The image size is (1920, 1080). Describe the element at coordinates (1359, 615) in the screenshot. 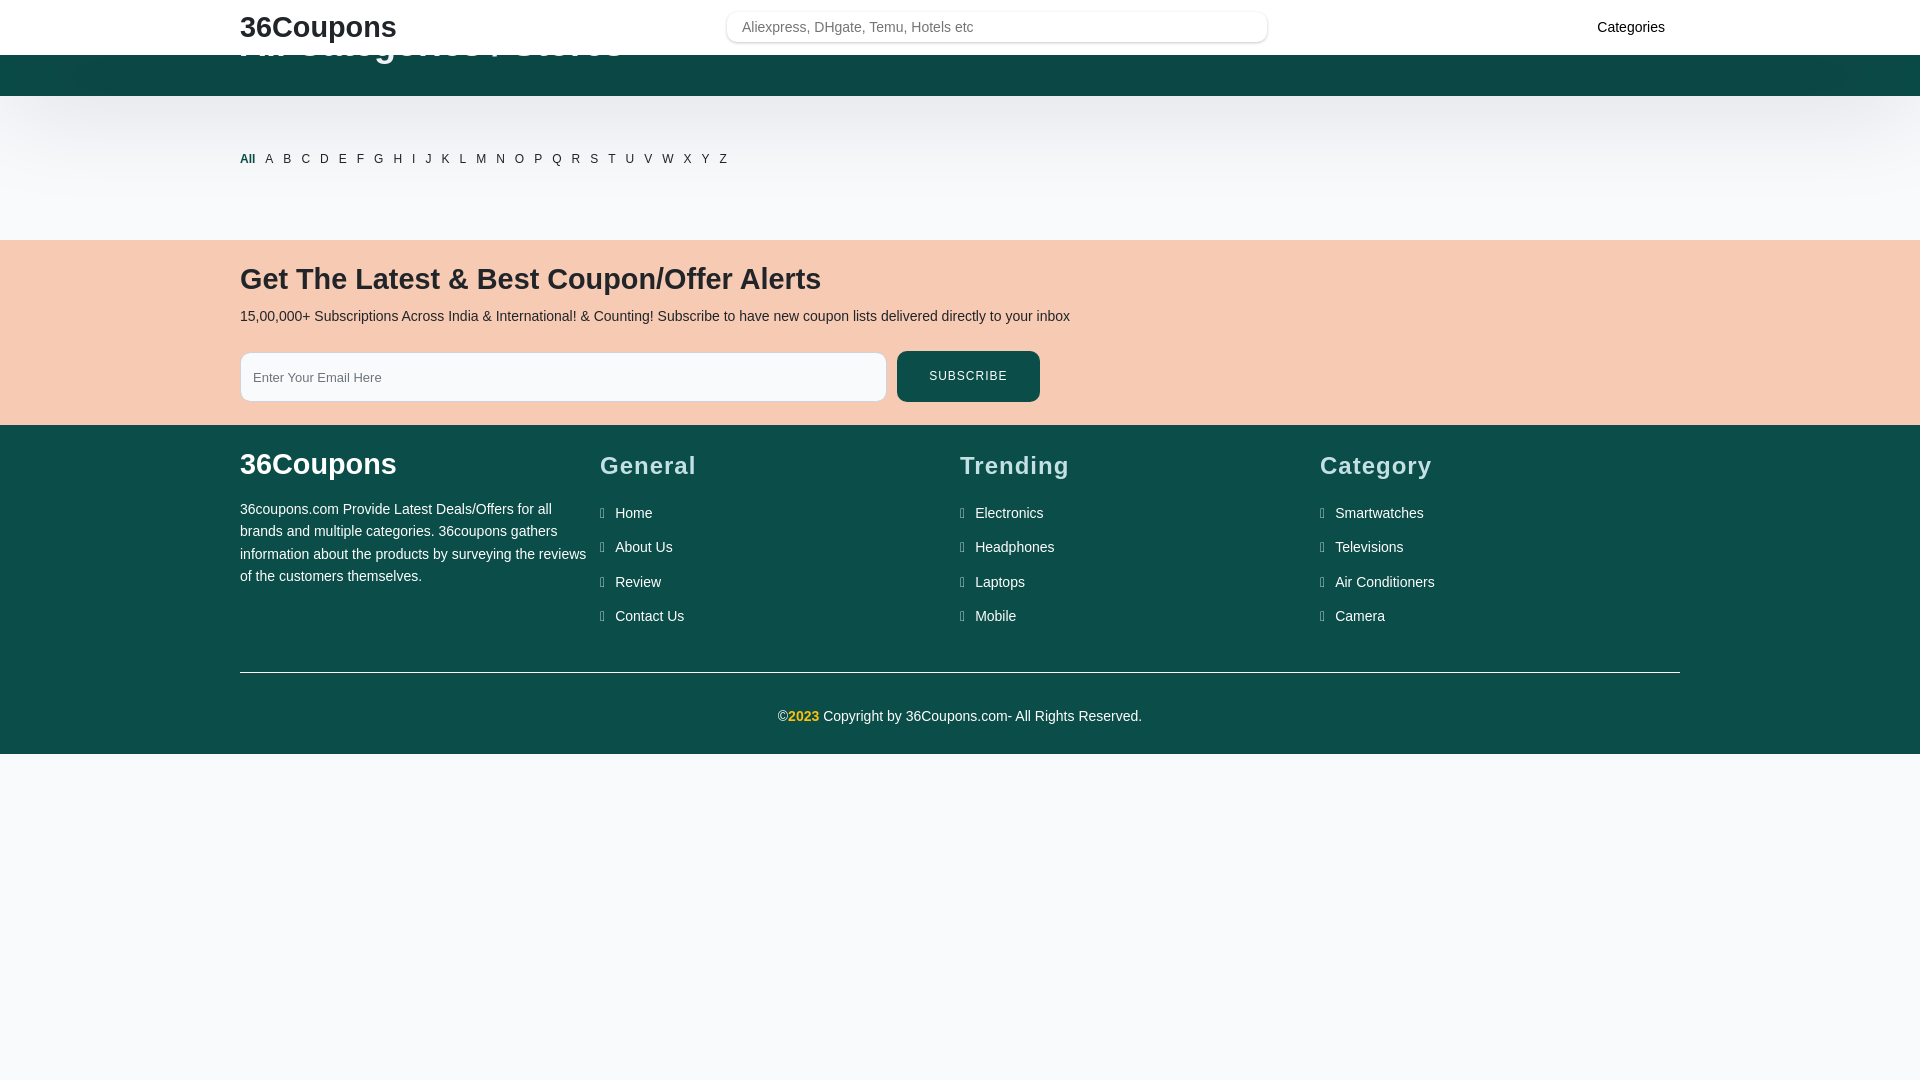

I see `'Camera'` at that location.